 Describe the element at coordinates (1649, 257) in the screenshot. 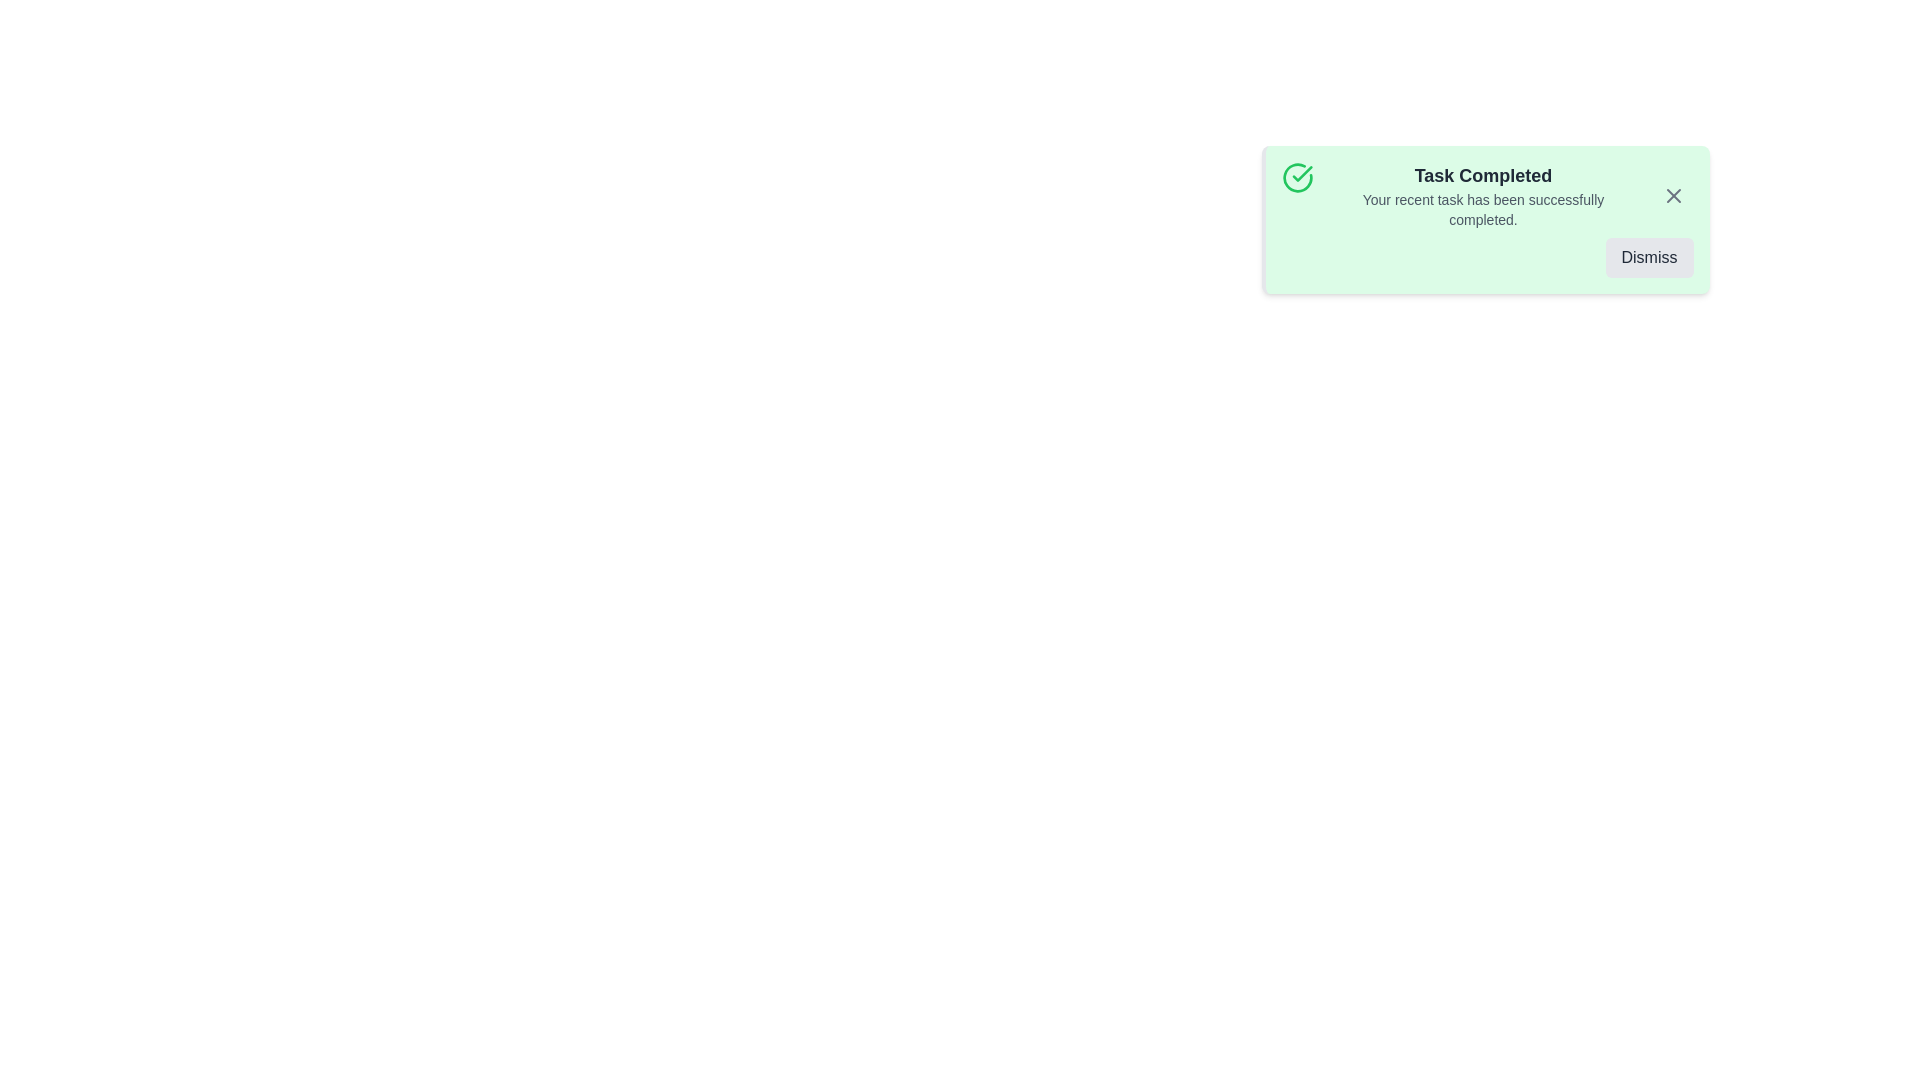

I see `the 'Dismiss' button located in the bottom-right corner of the notification panel` at that location.